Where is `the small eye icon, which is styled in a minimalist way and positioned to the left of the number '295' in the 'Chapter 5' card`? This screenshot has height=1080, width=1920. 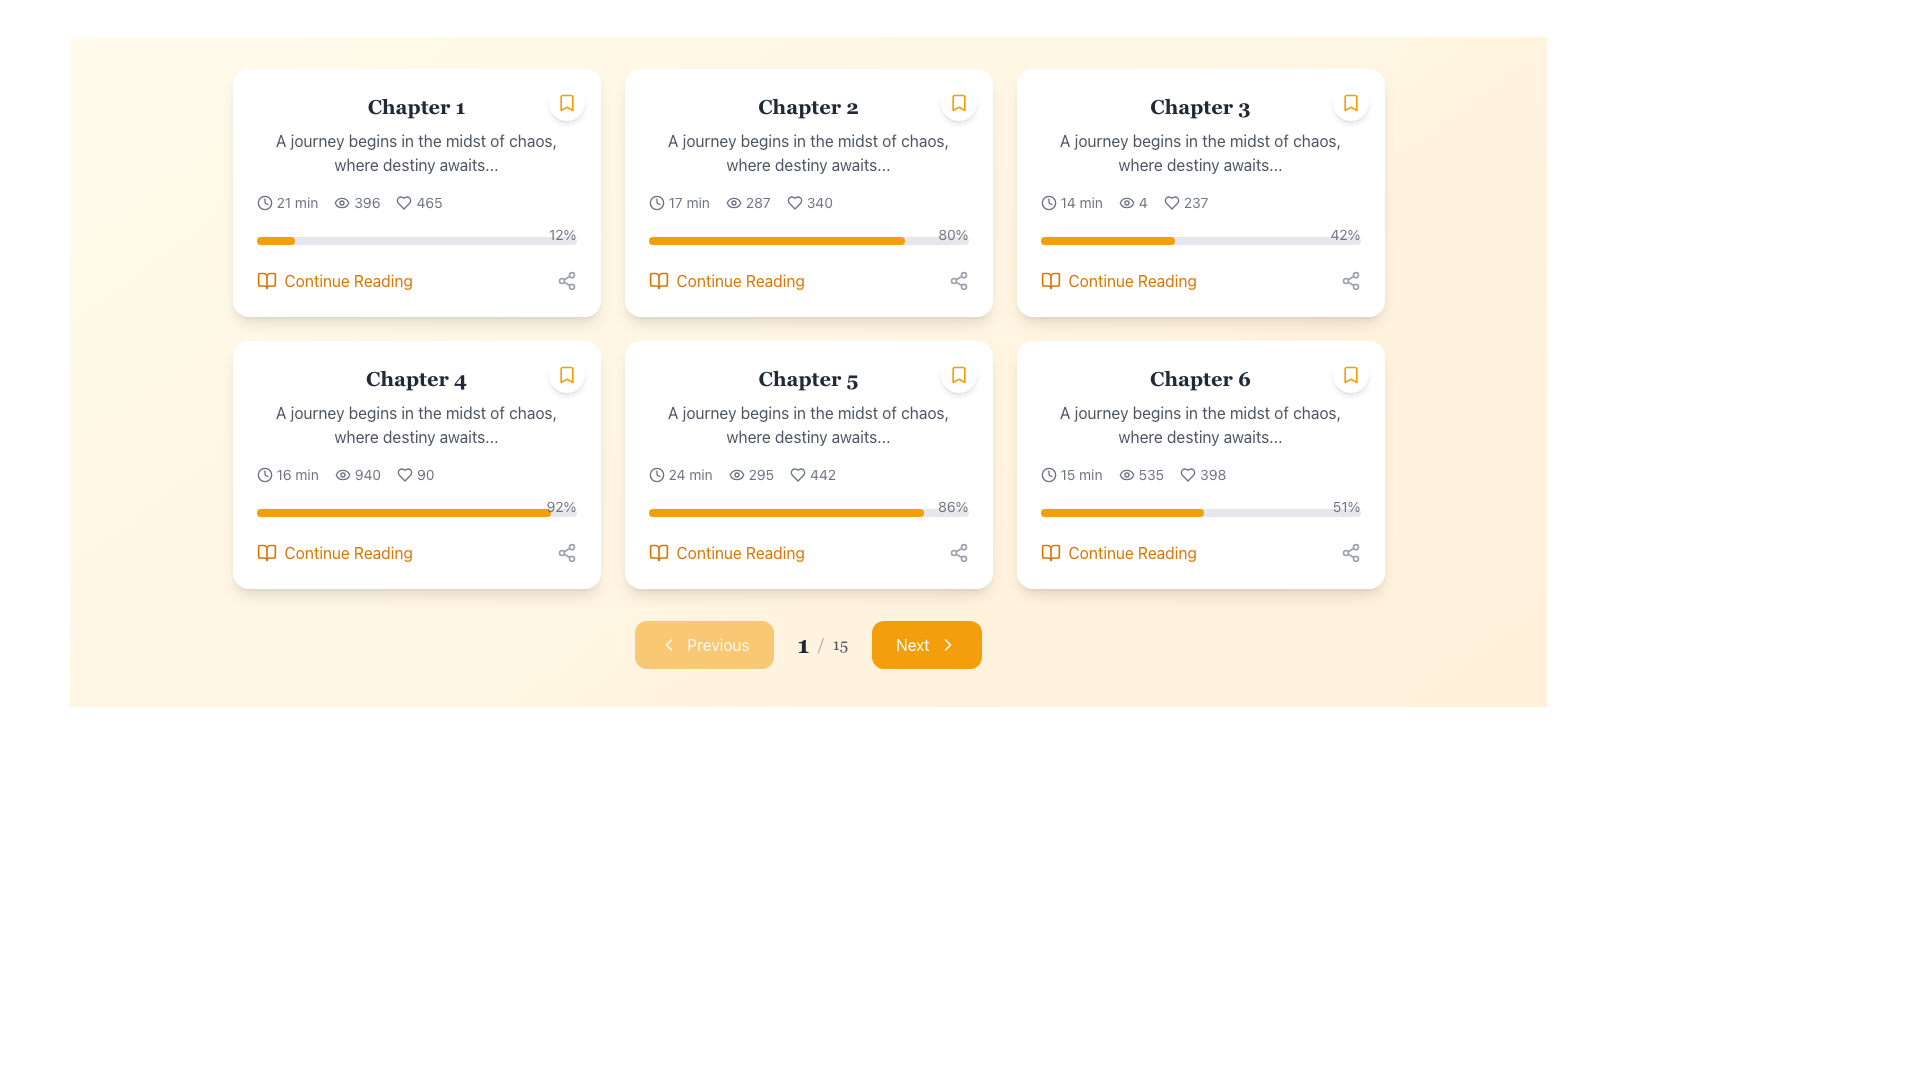 the small eye icon, which is styled in a minimalist way and positioned to the left of the number '295' in the 'Chapter 5' card is located at coordinates (735, 474).